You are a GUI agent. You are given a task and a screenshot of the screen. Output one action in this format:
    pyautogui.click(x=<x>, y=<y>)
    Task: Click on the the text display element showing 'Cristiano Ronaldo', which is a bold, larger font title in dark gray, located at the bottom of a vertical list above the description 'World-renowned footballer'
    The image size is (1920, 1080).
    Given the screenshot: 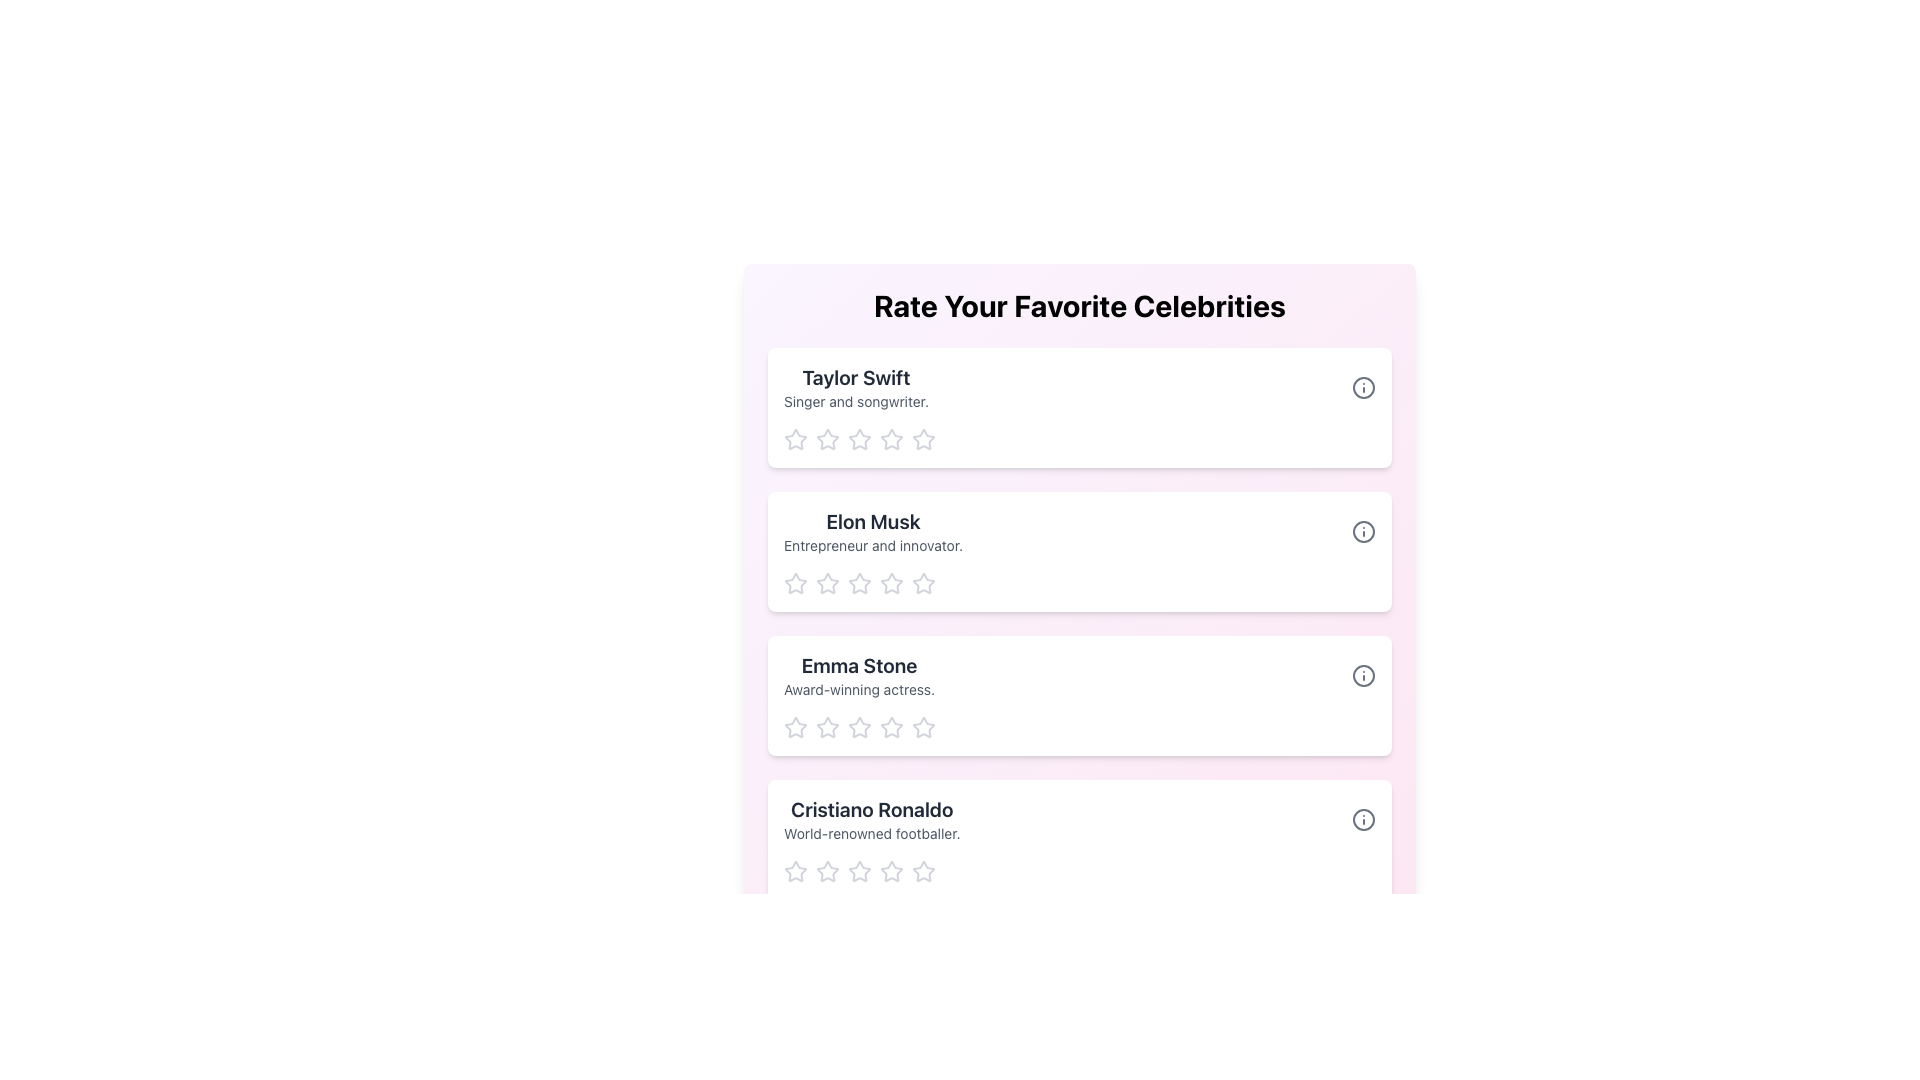 What is the action you would take?
    pyautogui.click(x=872, y=810)
    